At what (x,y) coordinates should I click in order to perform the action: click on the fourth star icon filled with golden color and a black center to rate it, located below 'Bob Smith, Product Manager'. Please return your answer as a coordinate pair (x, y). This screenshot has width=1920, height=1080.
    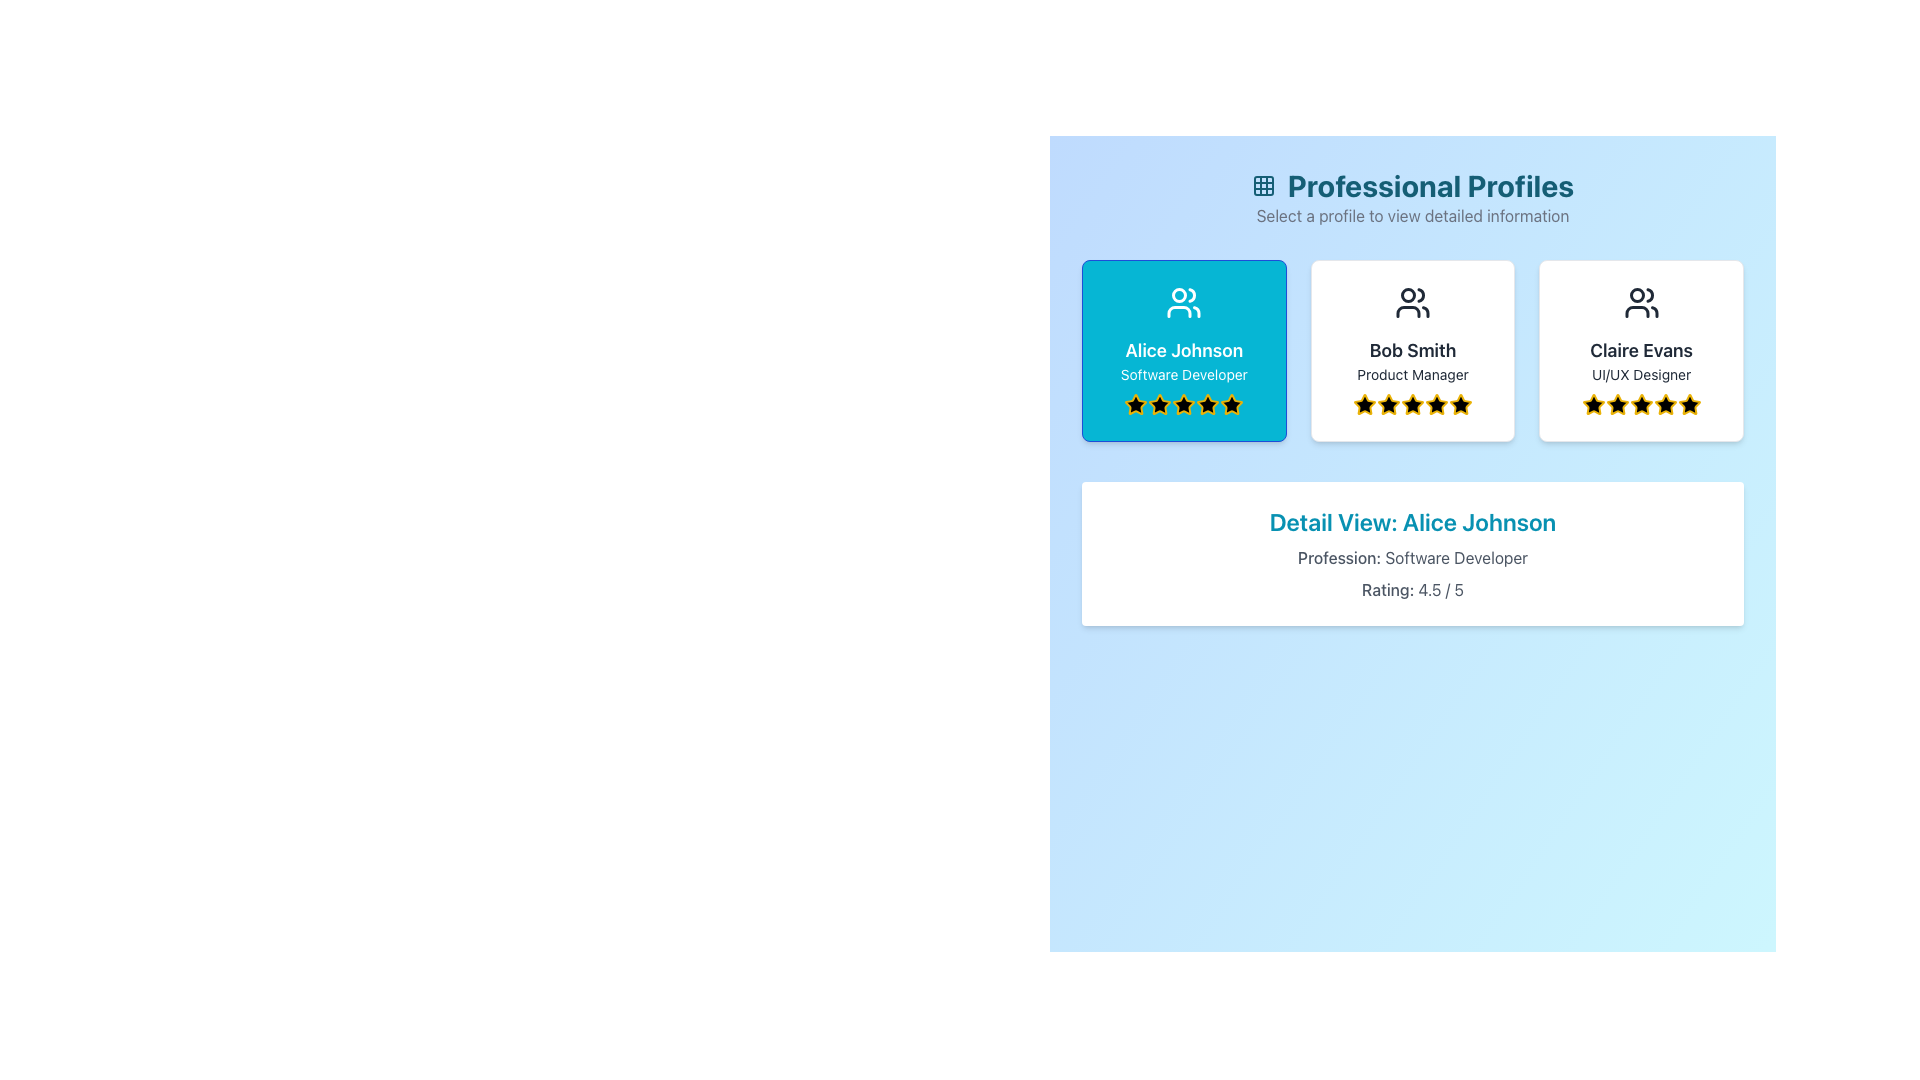
    Looking at the image, I should click on (1435, 404).